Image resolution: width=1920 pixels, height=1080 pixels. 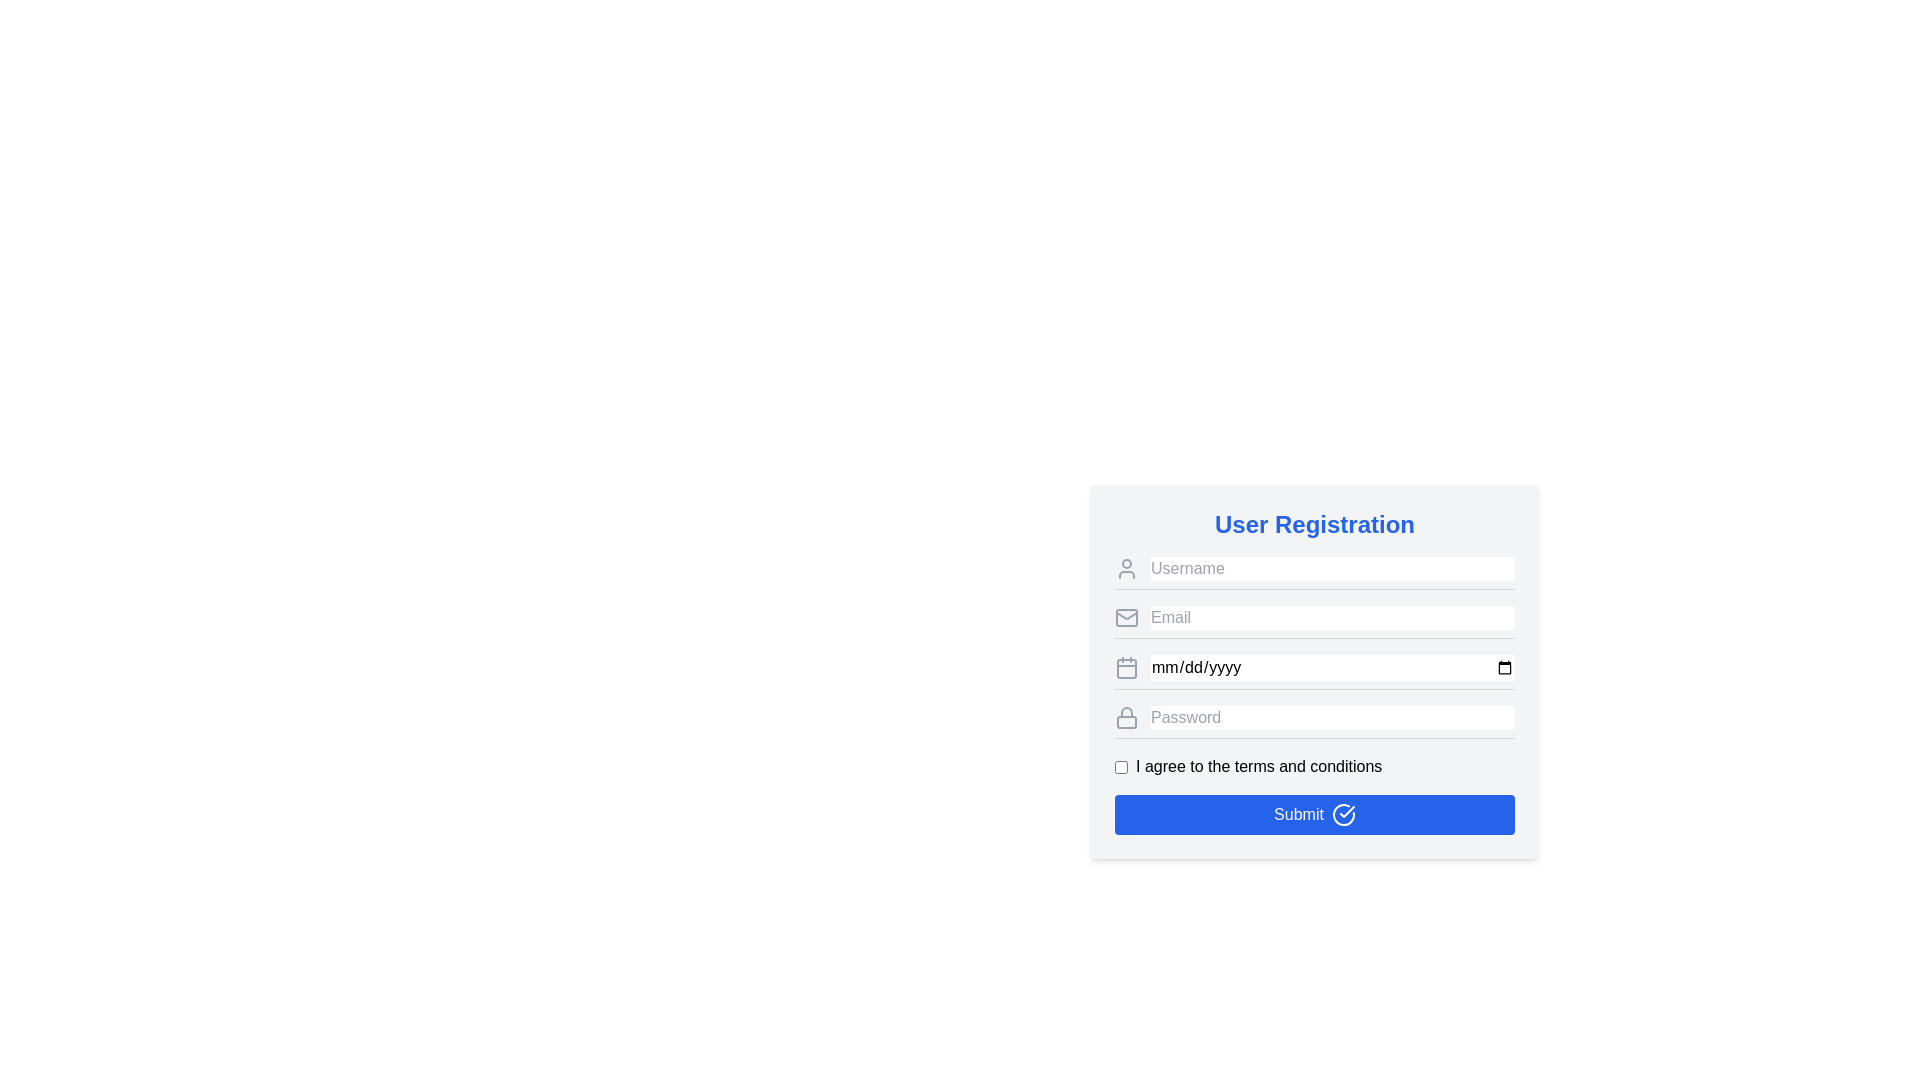 I want to click on the date input field icon (SVG) located at the beginning of the registration form, positioned directly to the left of the date input field with the placeholder 'mm/dd/yyyy', so click(x=1127, y=667).